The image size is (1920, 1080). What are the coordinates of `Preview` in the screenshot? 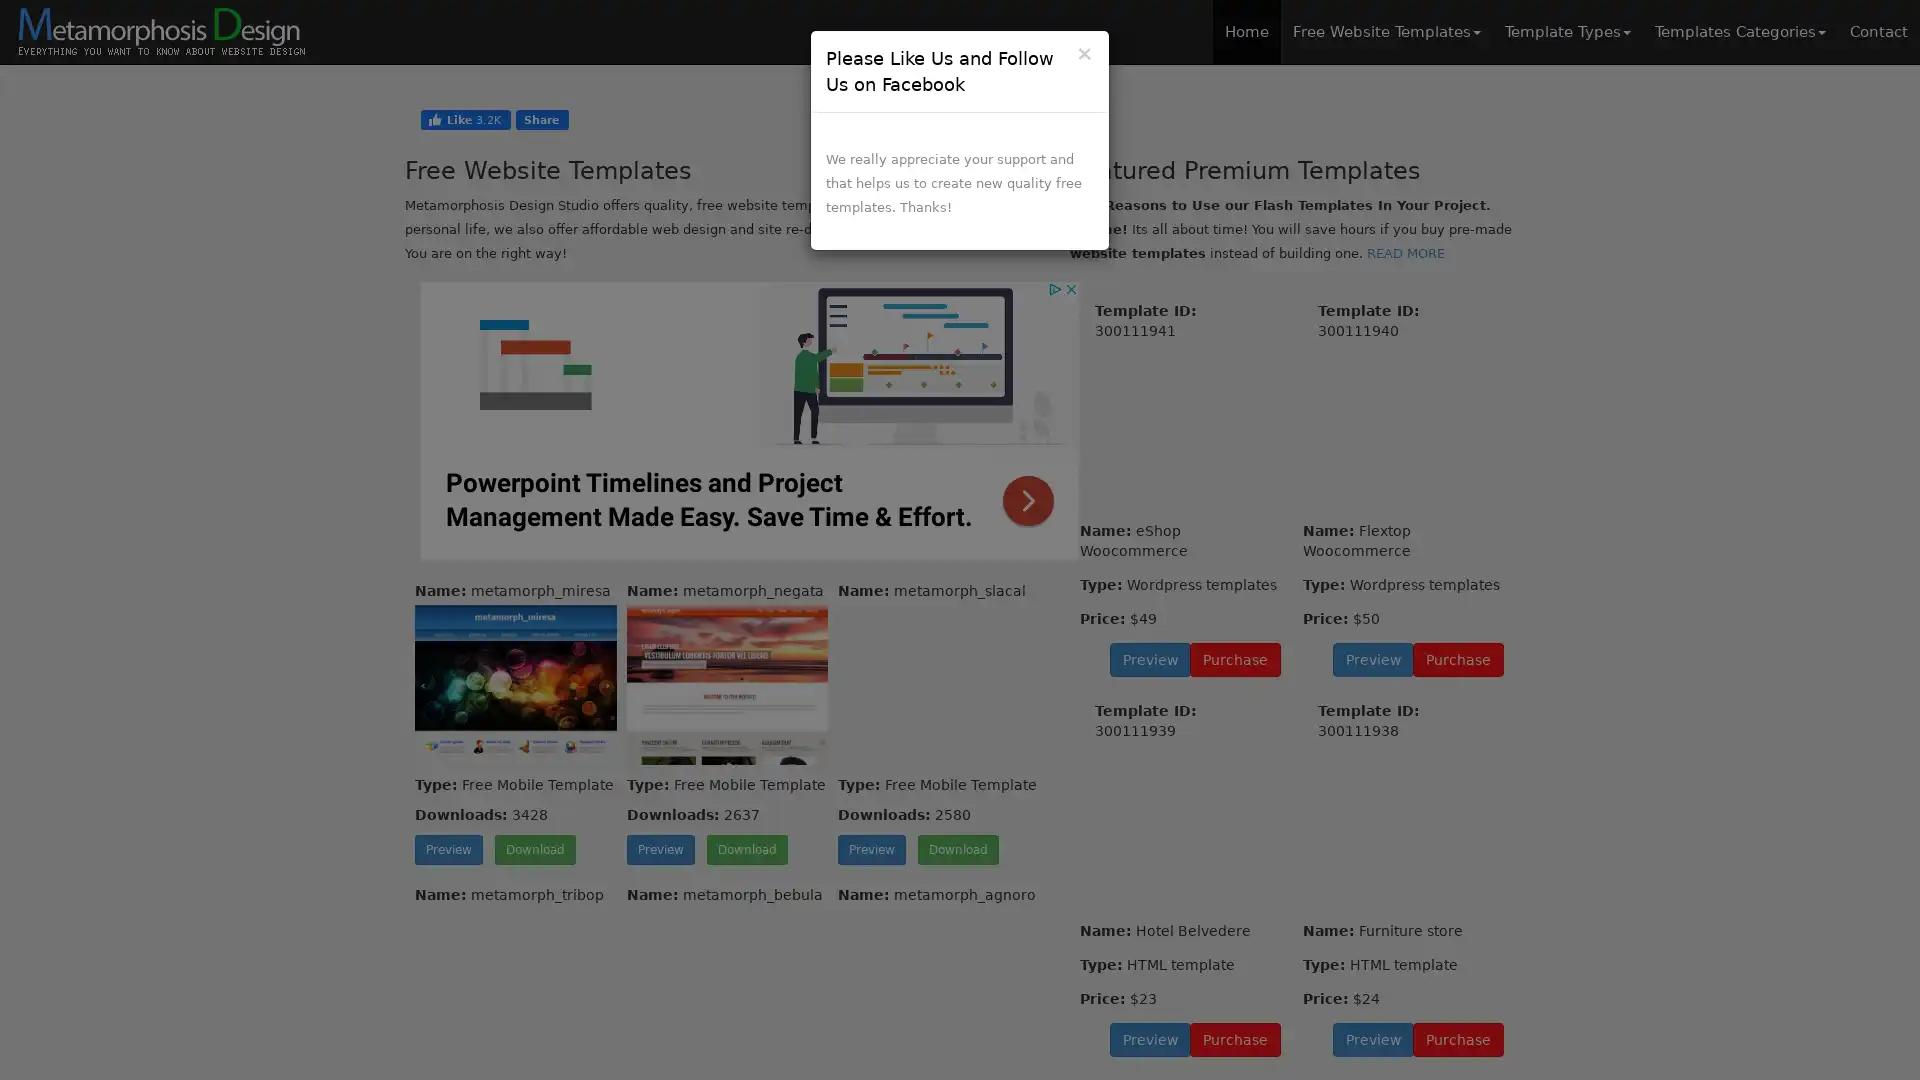 It's located at (448, 849).